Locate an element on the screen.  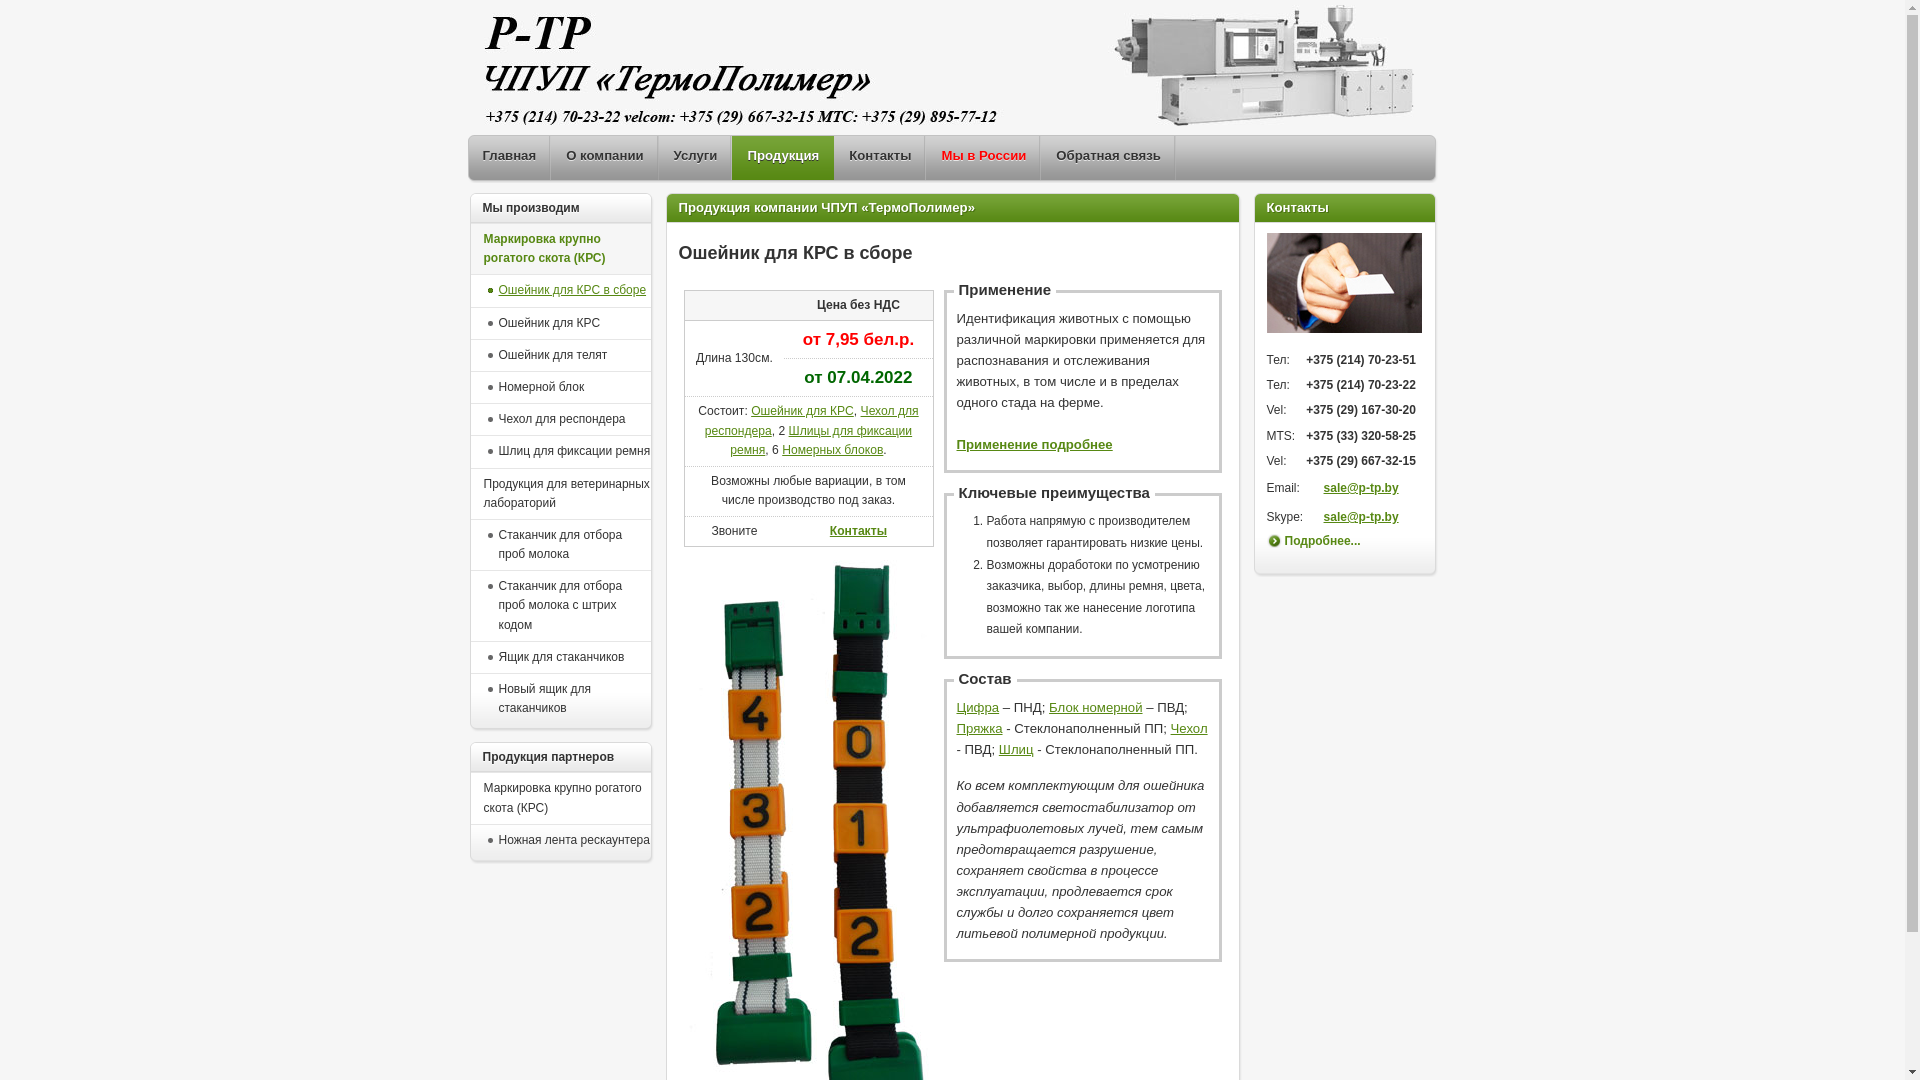
'sale@p-tp.by' is located at coordinates (1324, 515).